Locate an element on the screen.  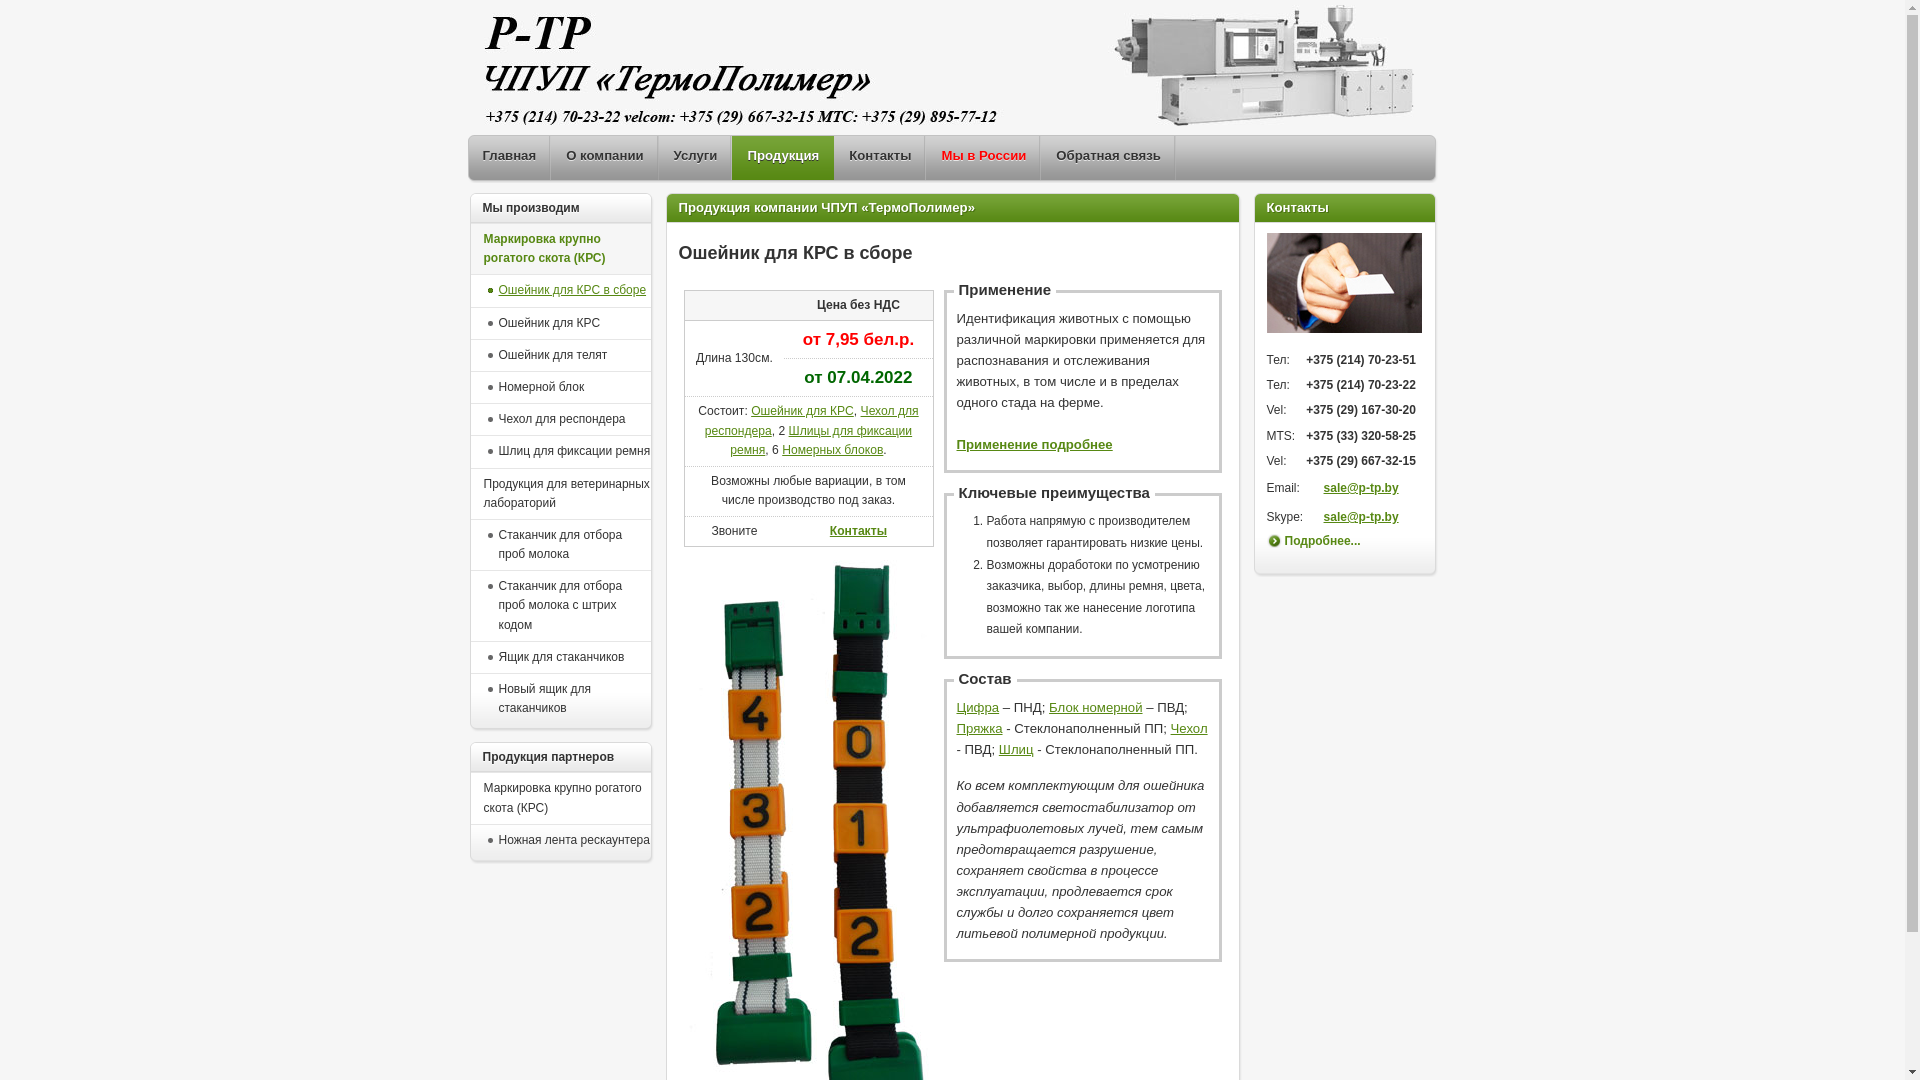
'sale@p-tp.by' is located at coordinates (1324, 515).